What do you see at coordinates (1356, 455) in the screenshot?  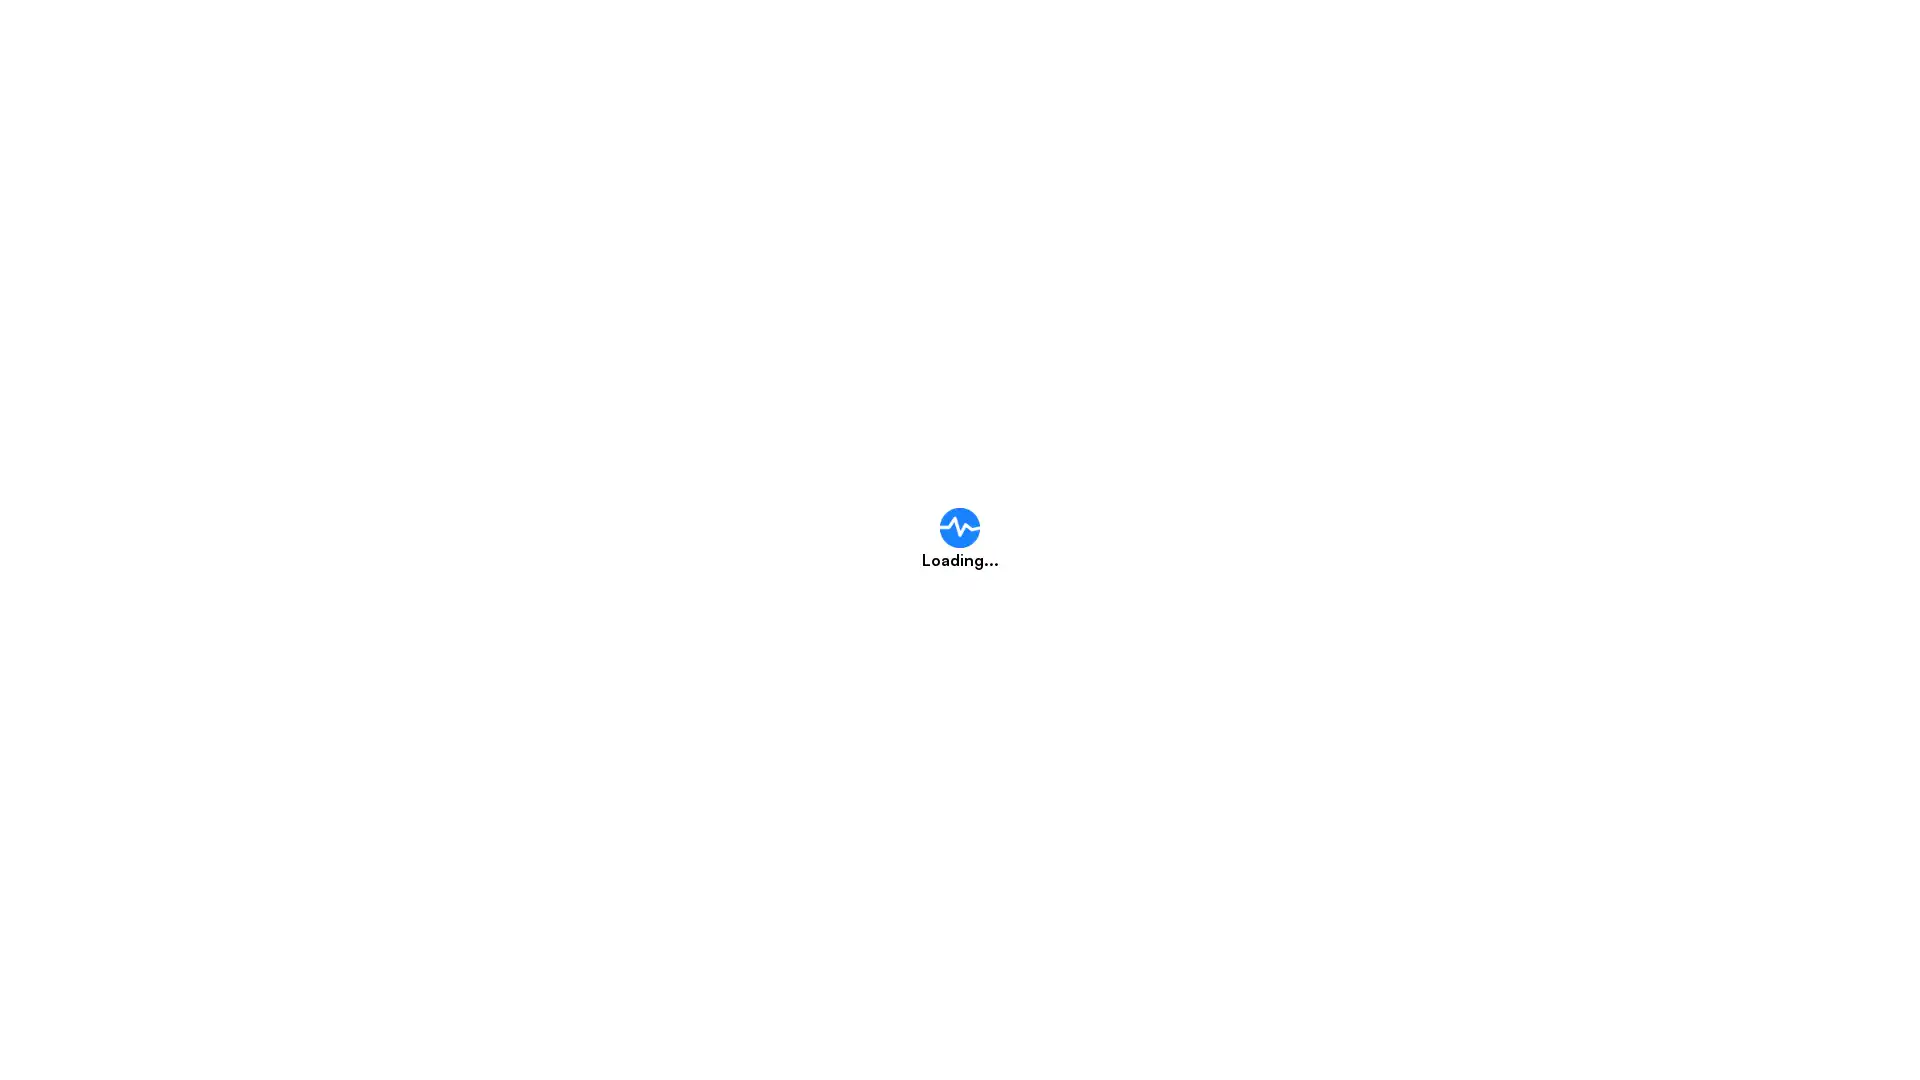 I see `GO` at bounding box center [1356, 455].